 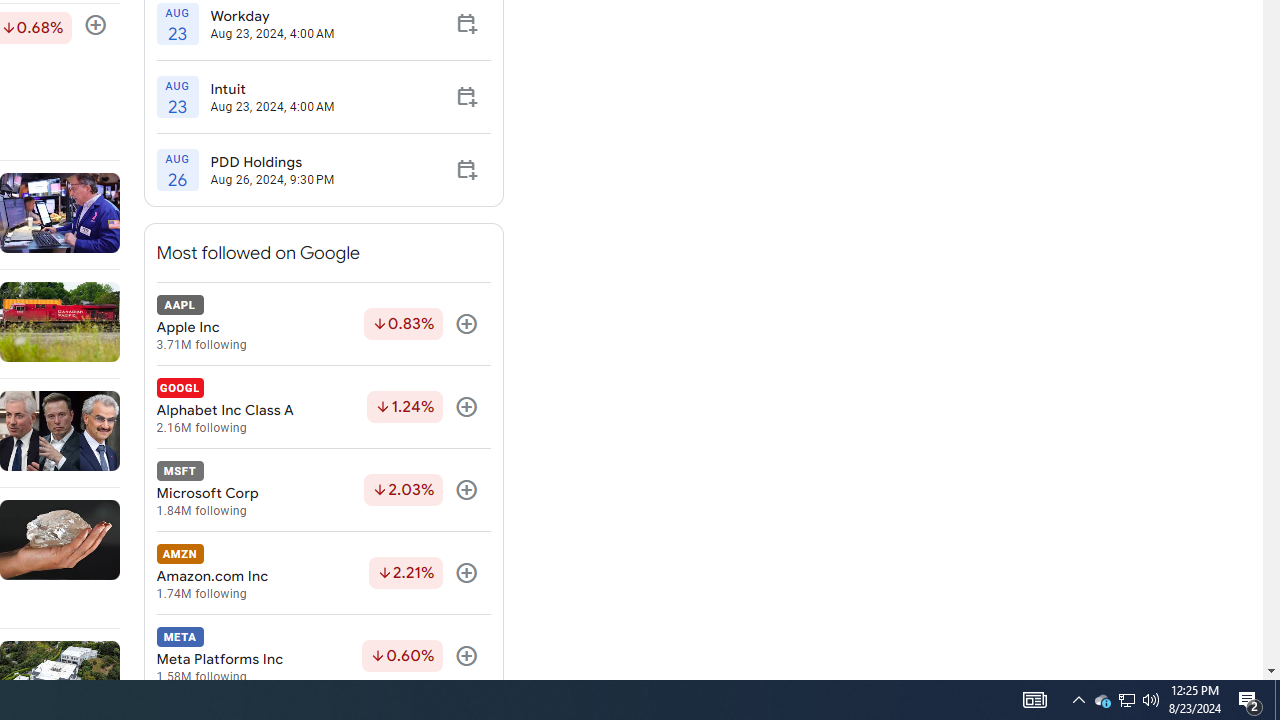 I want to click on 'AAPL Apple Inc 3.71M following Down by 0.83% Follow', so click(x=323, y=323).